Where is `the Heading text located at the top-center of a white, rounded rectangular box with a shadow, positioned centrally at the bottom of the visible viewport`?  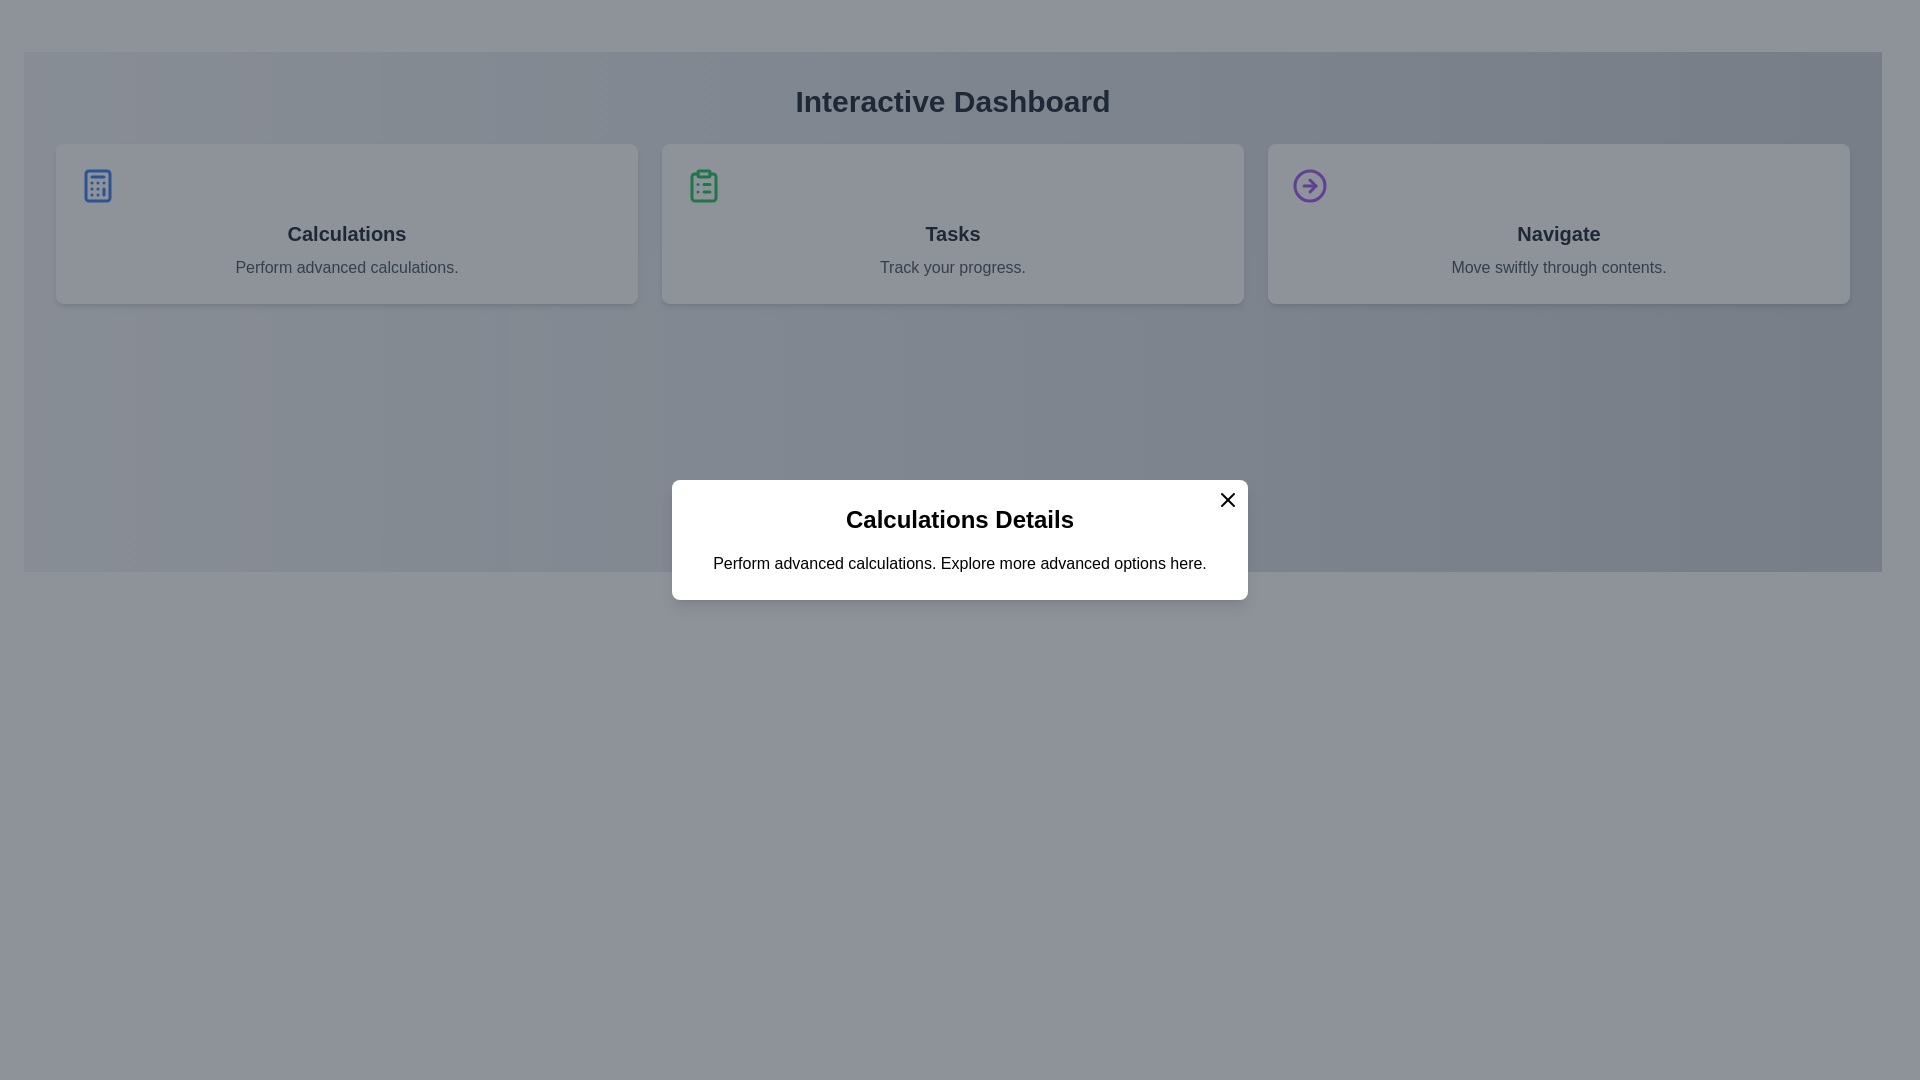 the Heading text located at the top-center of a white, rounded rectangular box with a shadow, positioned centrally at the bottom of the visible viewport is located at coordinates (960, 519).